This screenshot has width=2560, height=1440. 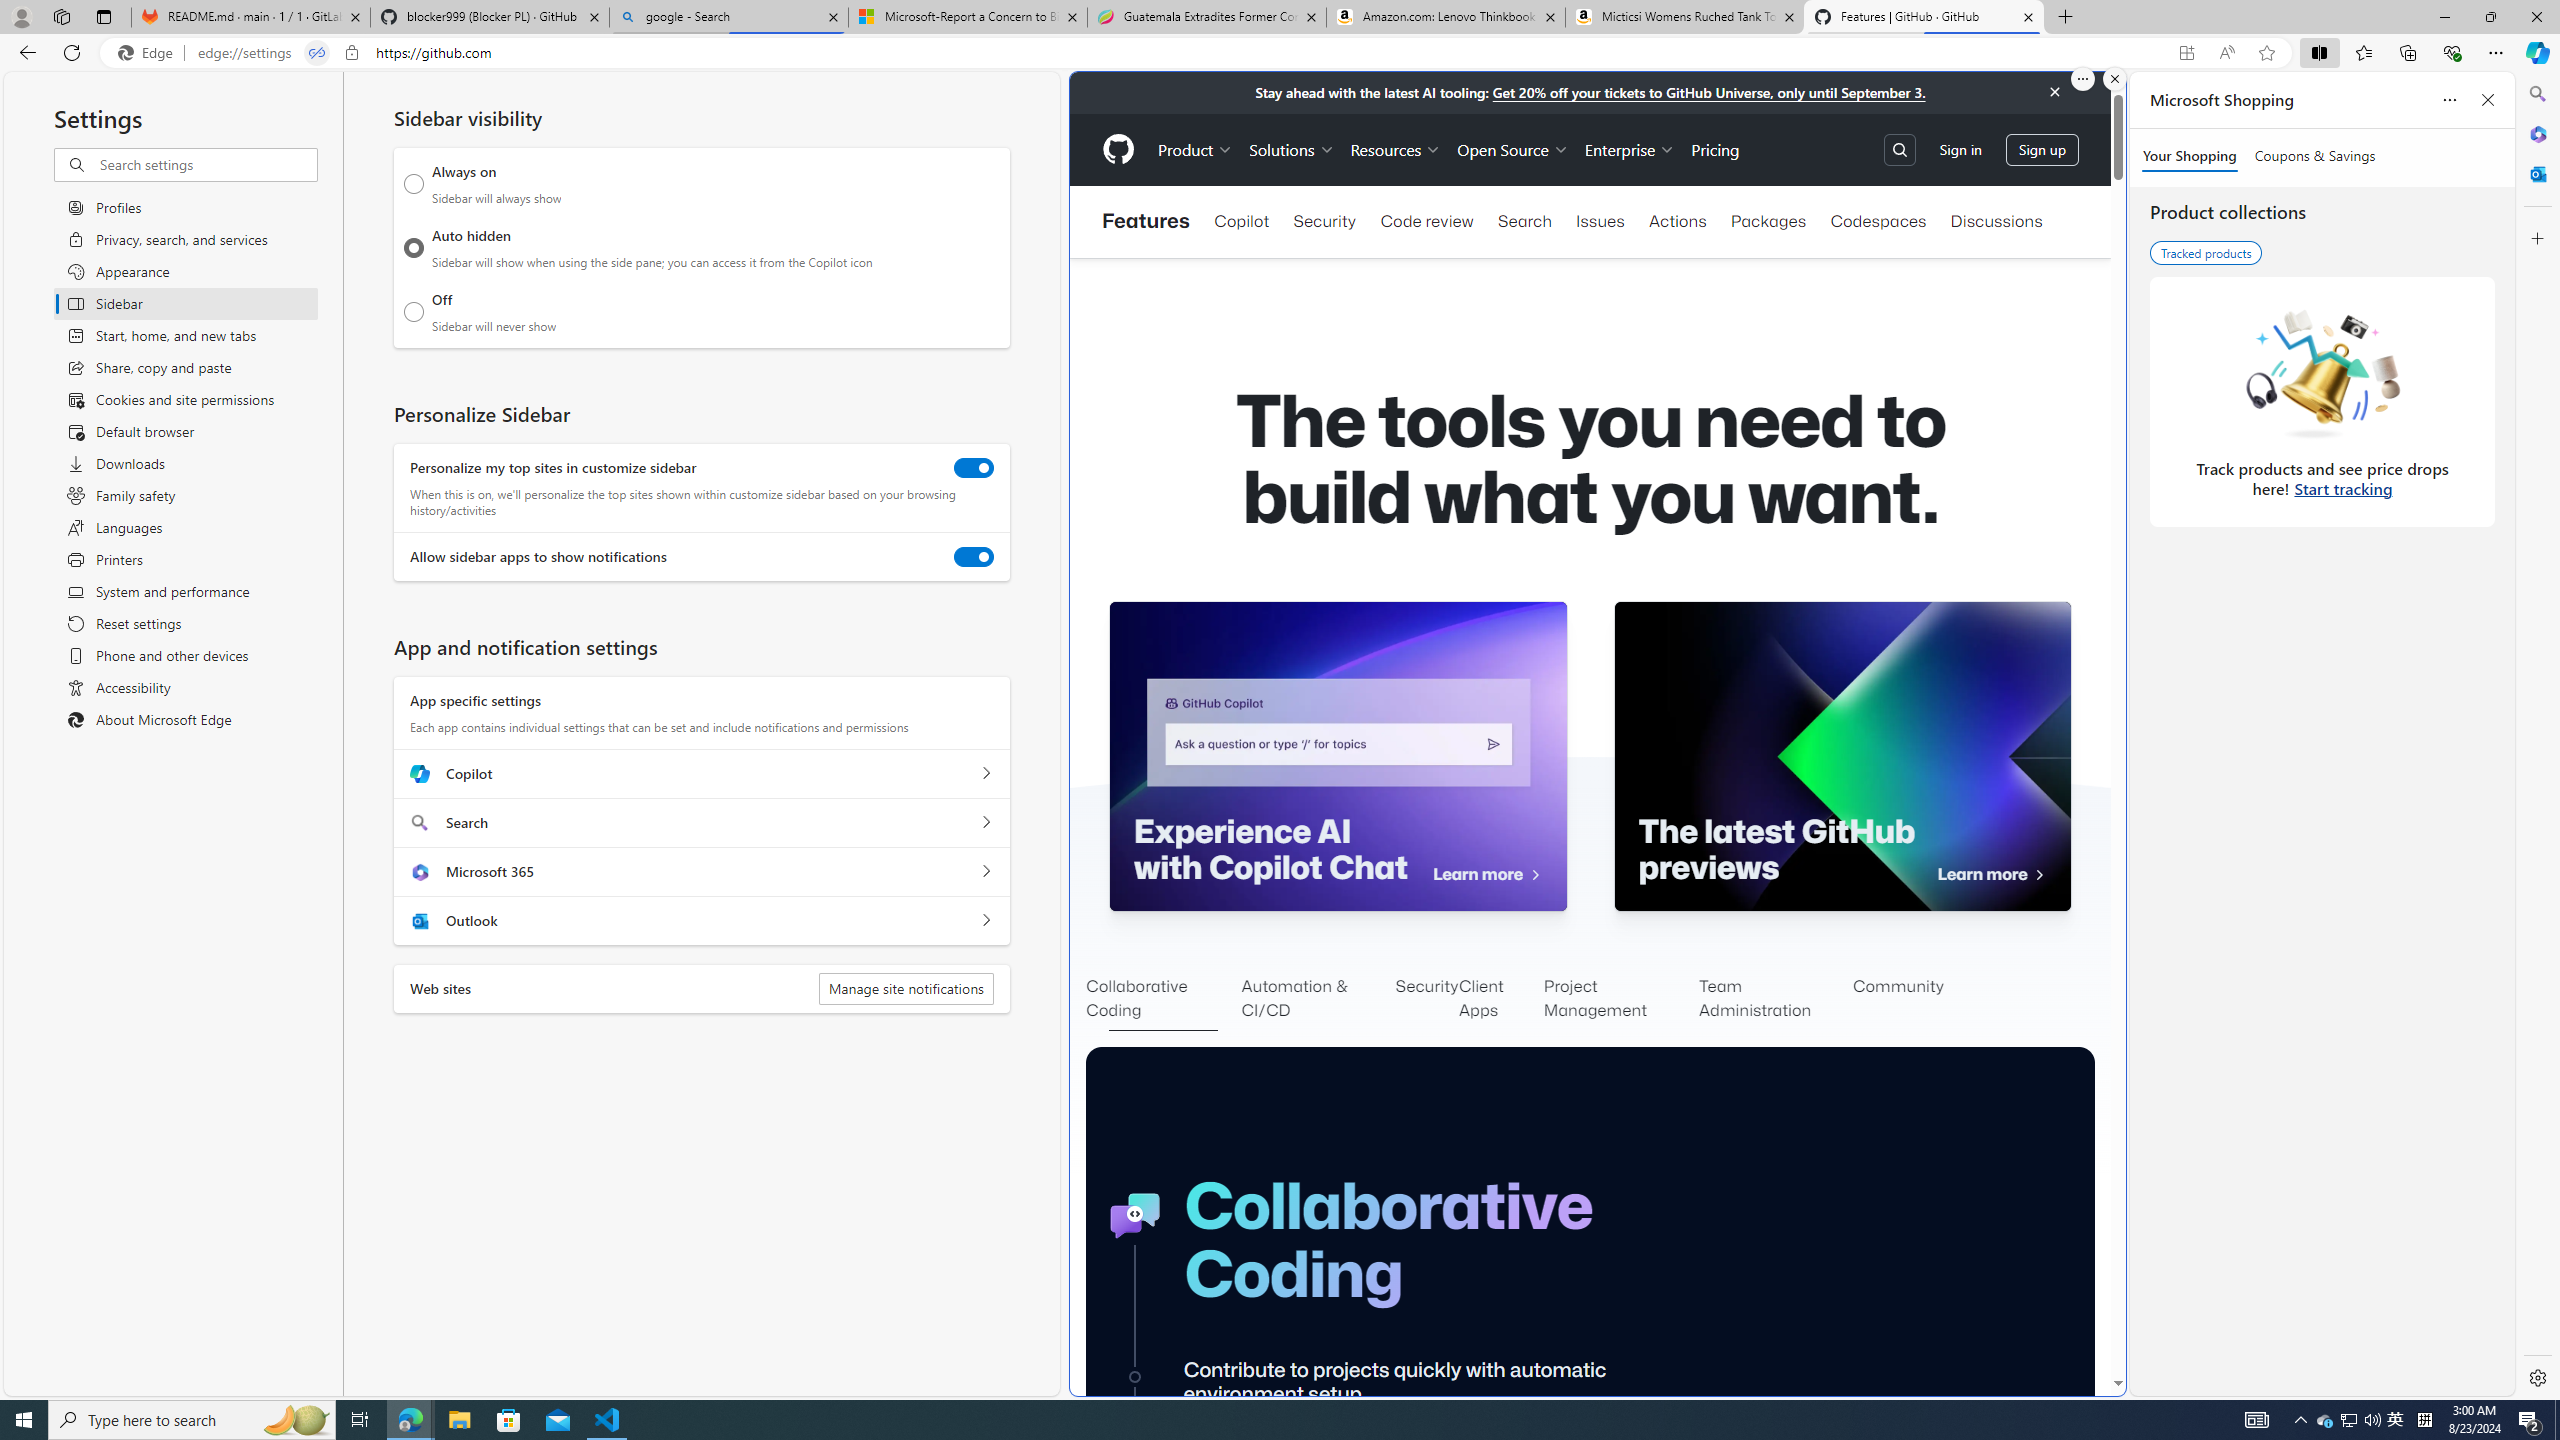 What do you see at coordinates (2038, 874) in the screenshot?
I see `'Class: octicon arrow-symbol-mktg octicon'` at bounding box center [2038, 874].